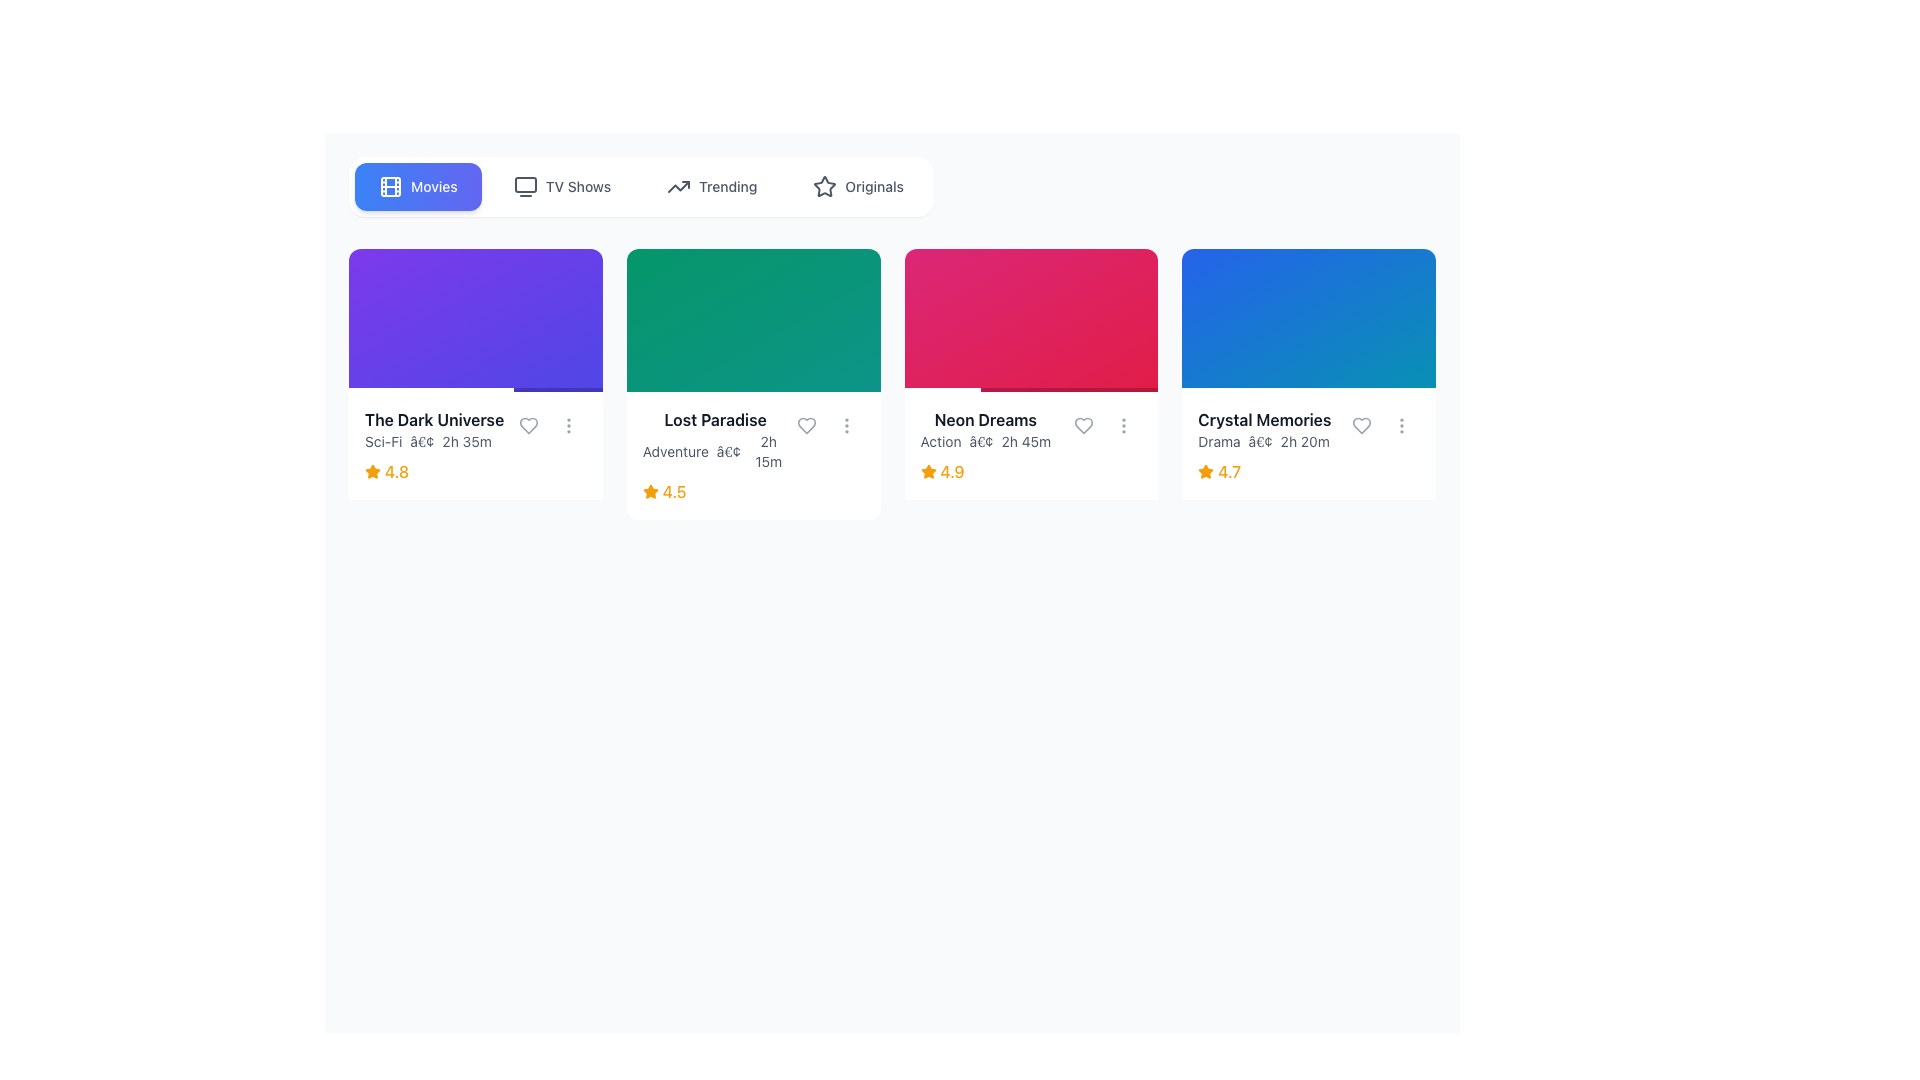 Image resolution: width=1920 pixels, height=1080 pixels. What do you see at coordinates (715, 451) in the screenshot?
I see `the informational Text label that provides genre and duration details, located below the title 'Lost Paradise' in the second card of a horizontally arranged group of cards` at bounding box center [715, 451].